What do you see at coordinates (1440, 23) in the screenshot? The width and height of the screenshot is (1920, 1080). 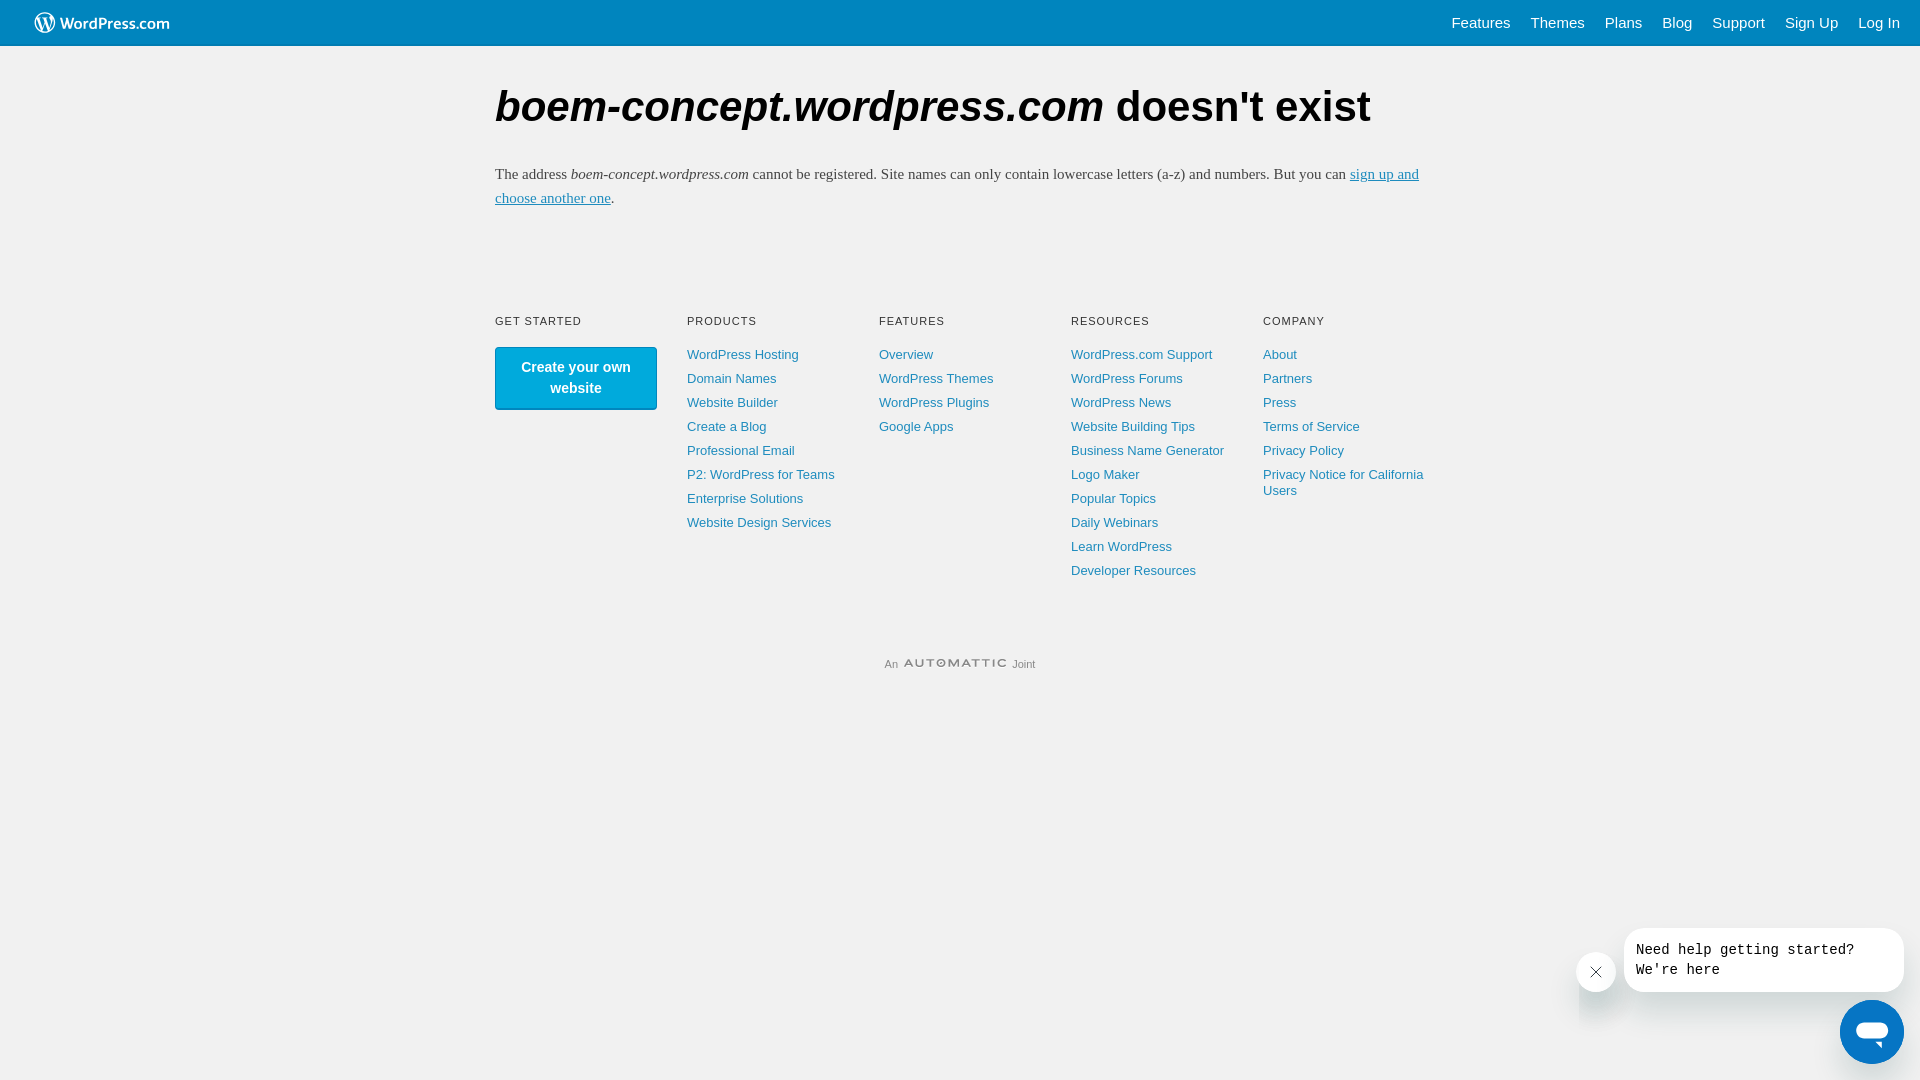 I see `'Features'` at bounding box center [1440, 23].